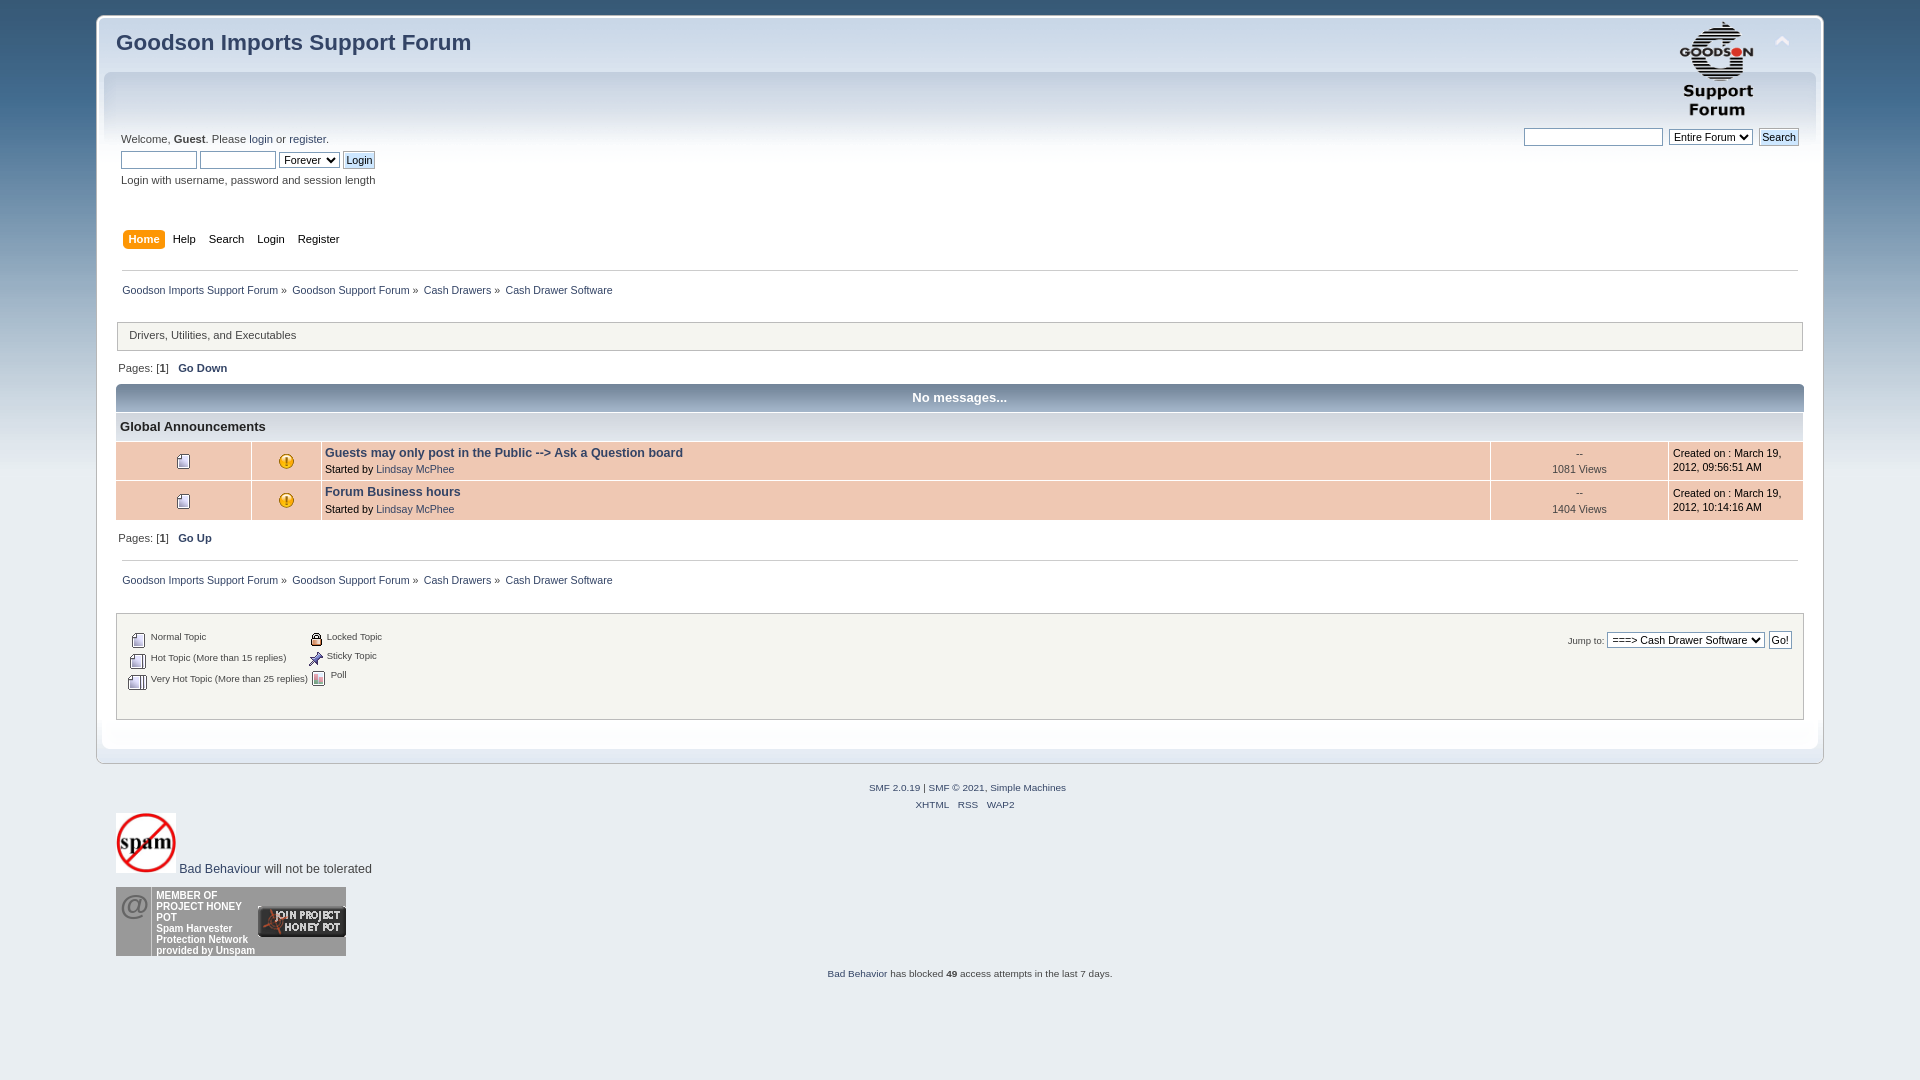  What do you see at coordinates (200, 289) in the screenshot?
I see `'Goodson Imports Support Forum'` at bounding box center [200, 289].